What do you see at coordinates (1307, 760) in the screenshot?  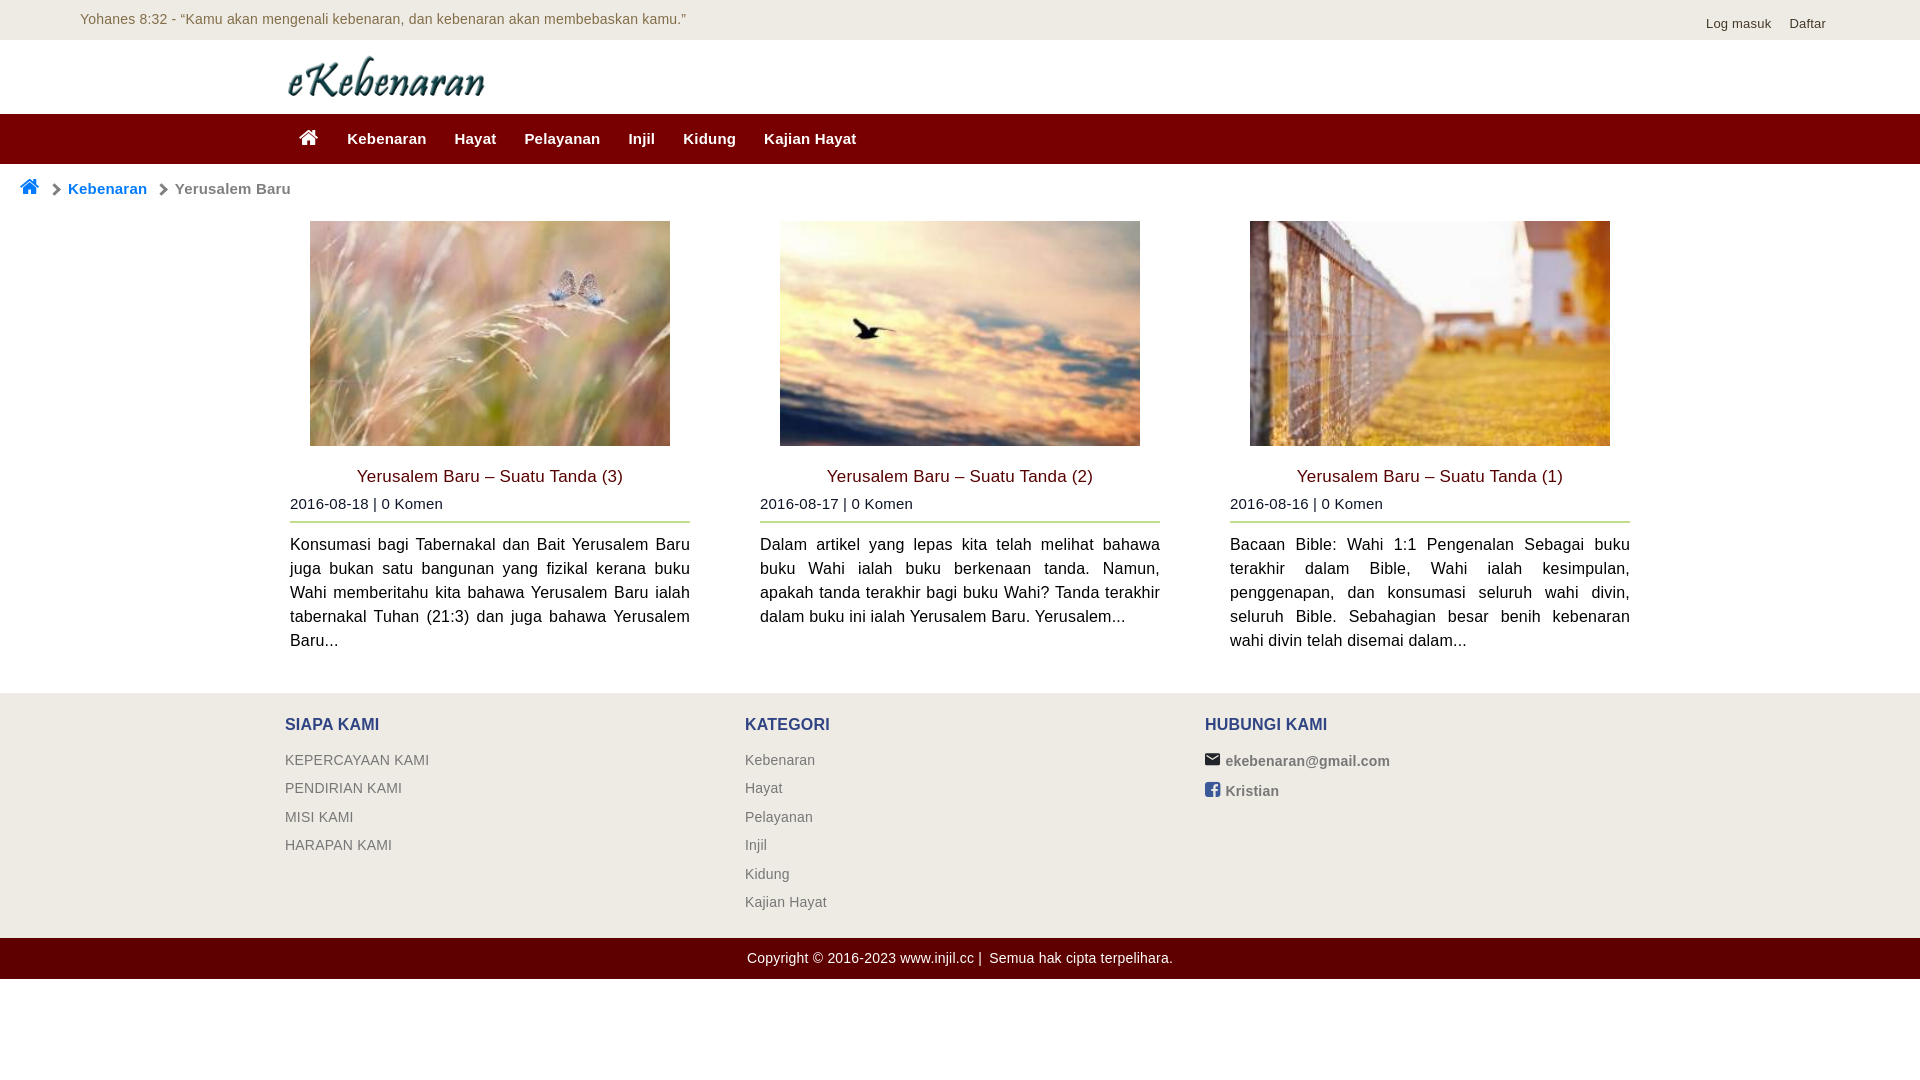 I see `'ekebenaran@gmail.com'` at bounding box center [1307, 760].